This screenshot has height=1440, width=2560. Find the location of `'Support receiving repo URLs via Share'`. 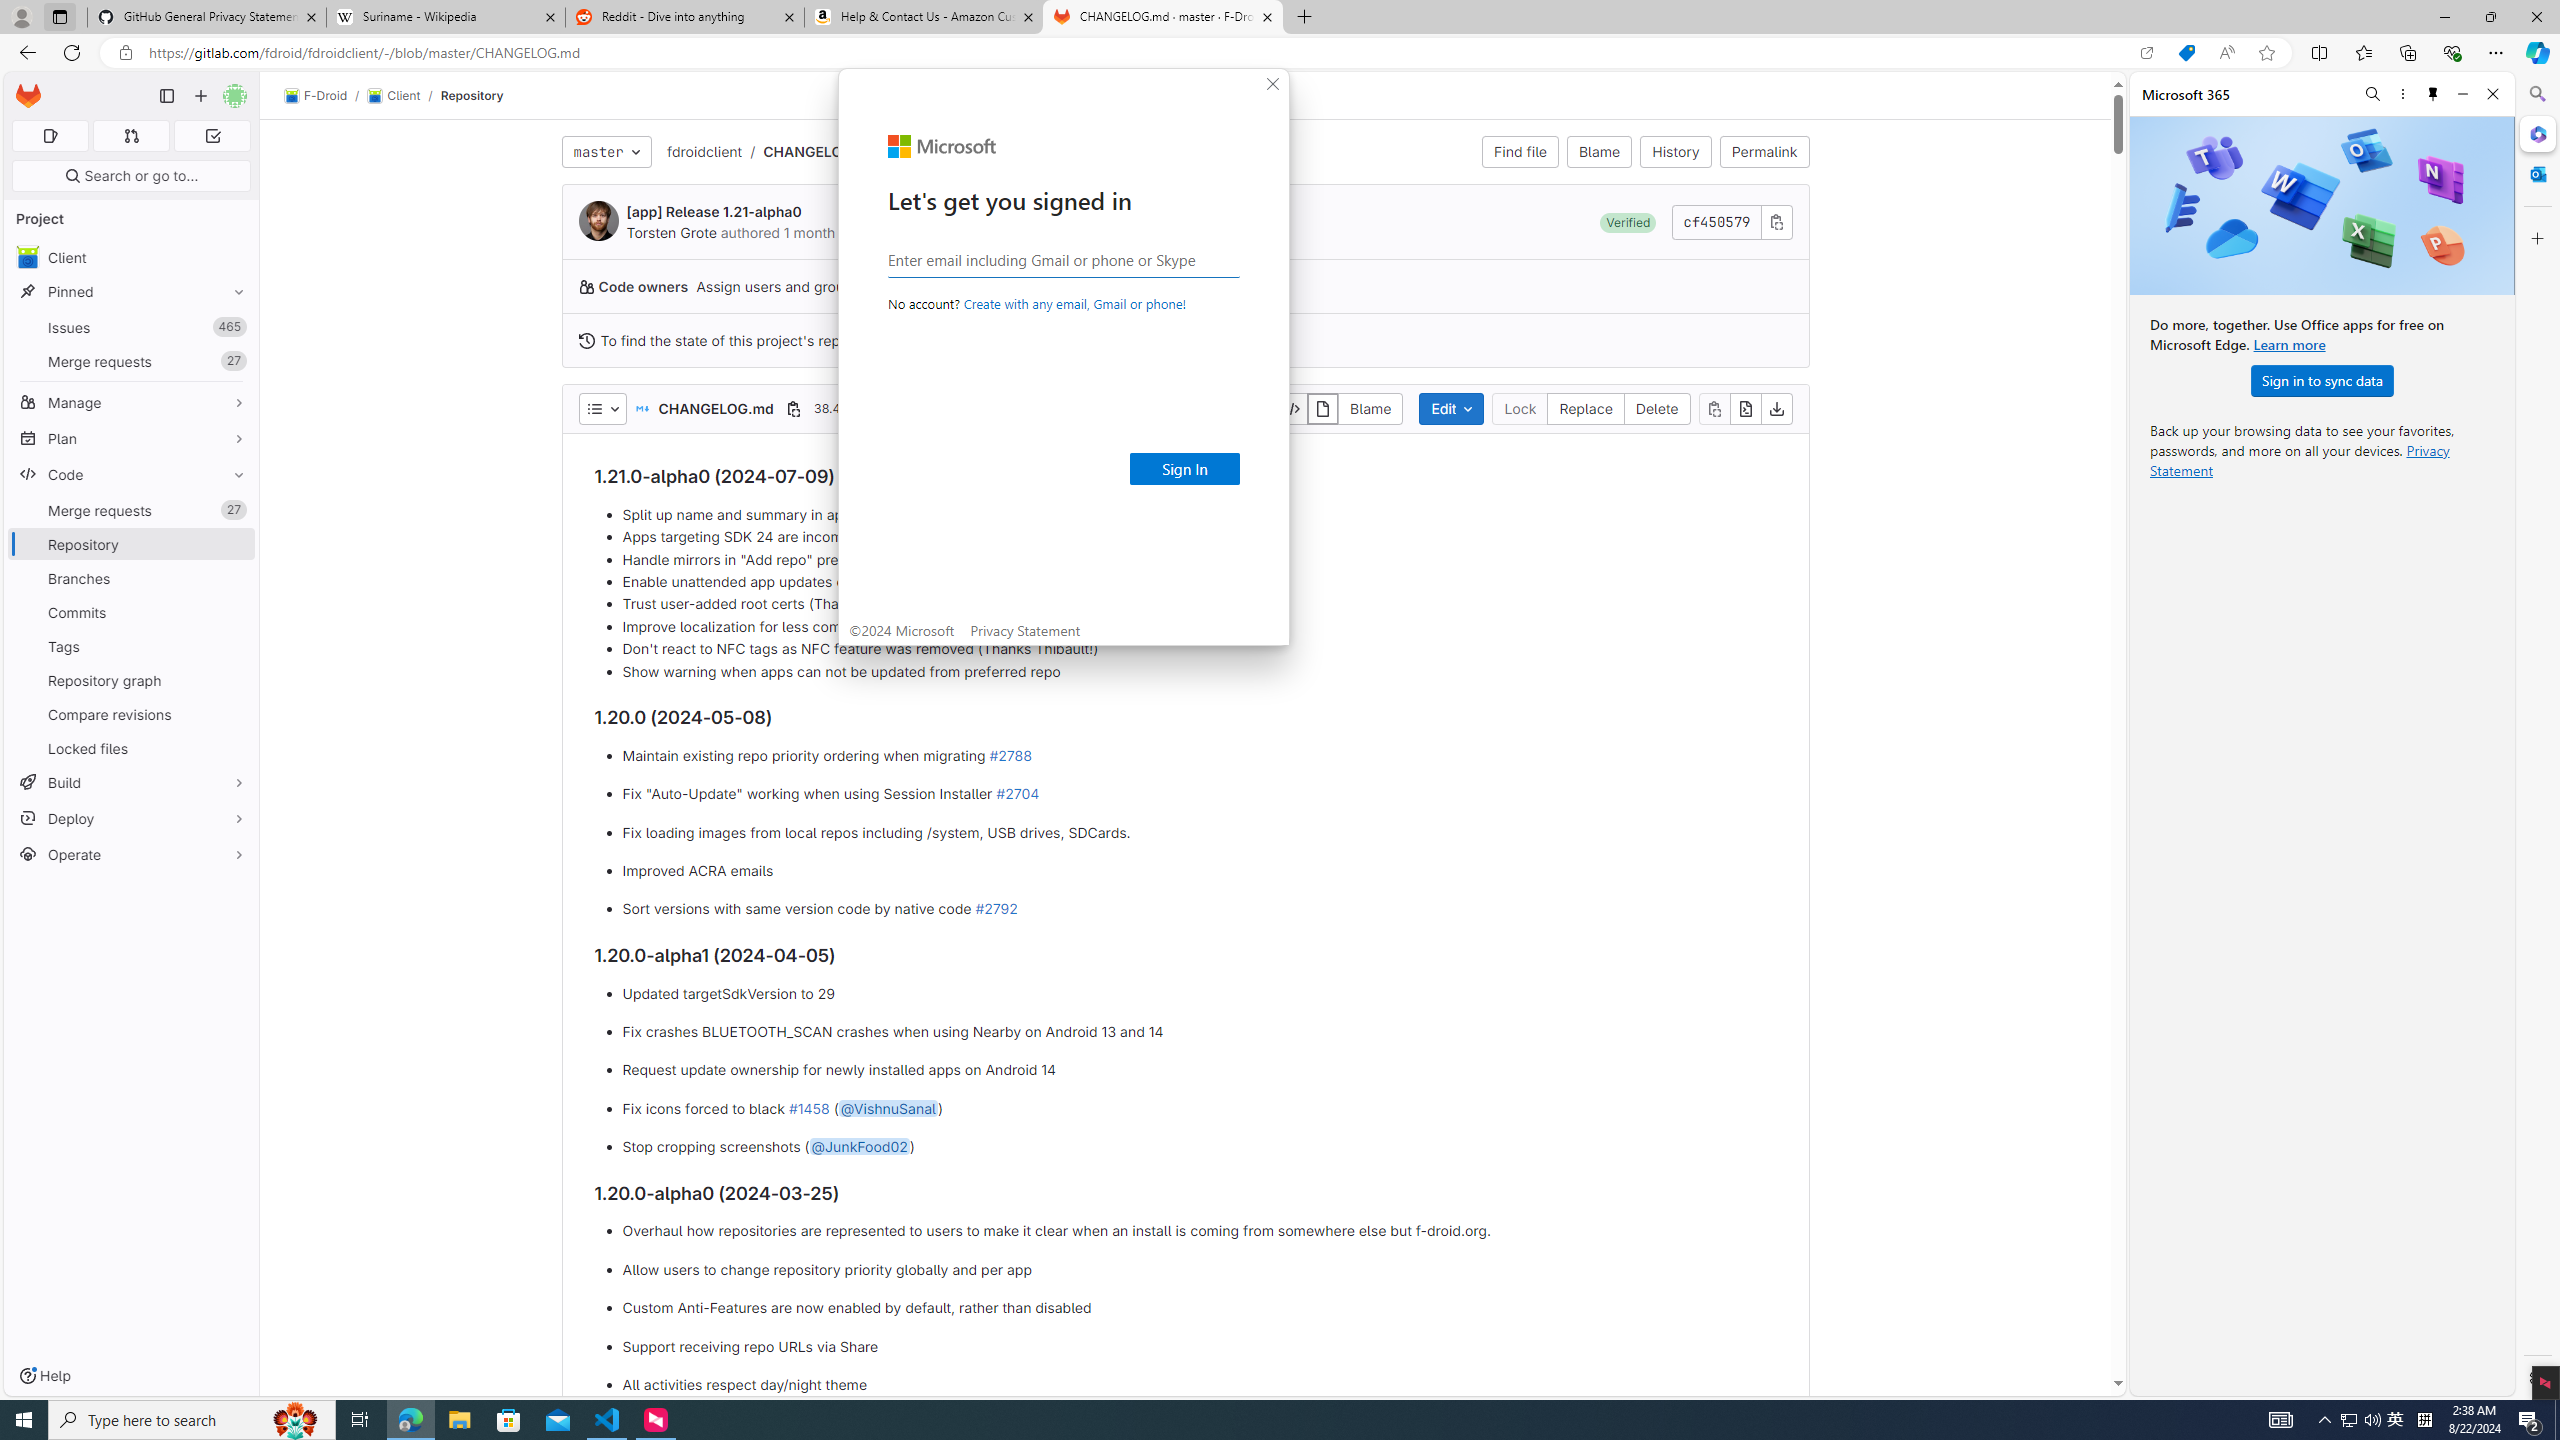

'Support receiving repo URLs via Share' is located at coordinates (1198, 1345).